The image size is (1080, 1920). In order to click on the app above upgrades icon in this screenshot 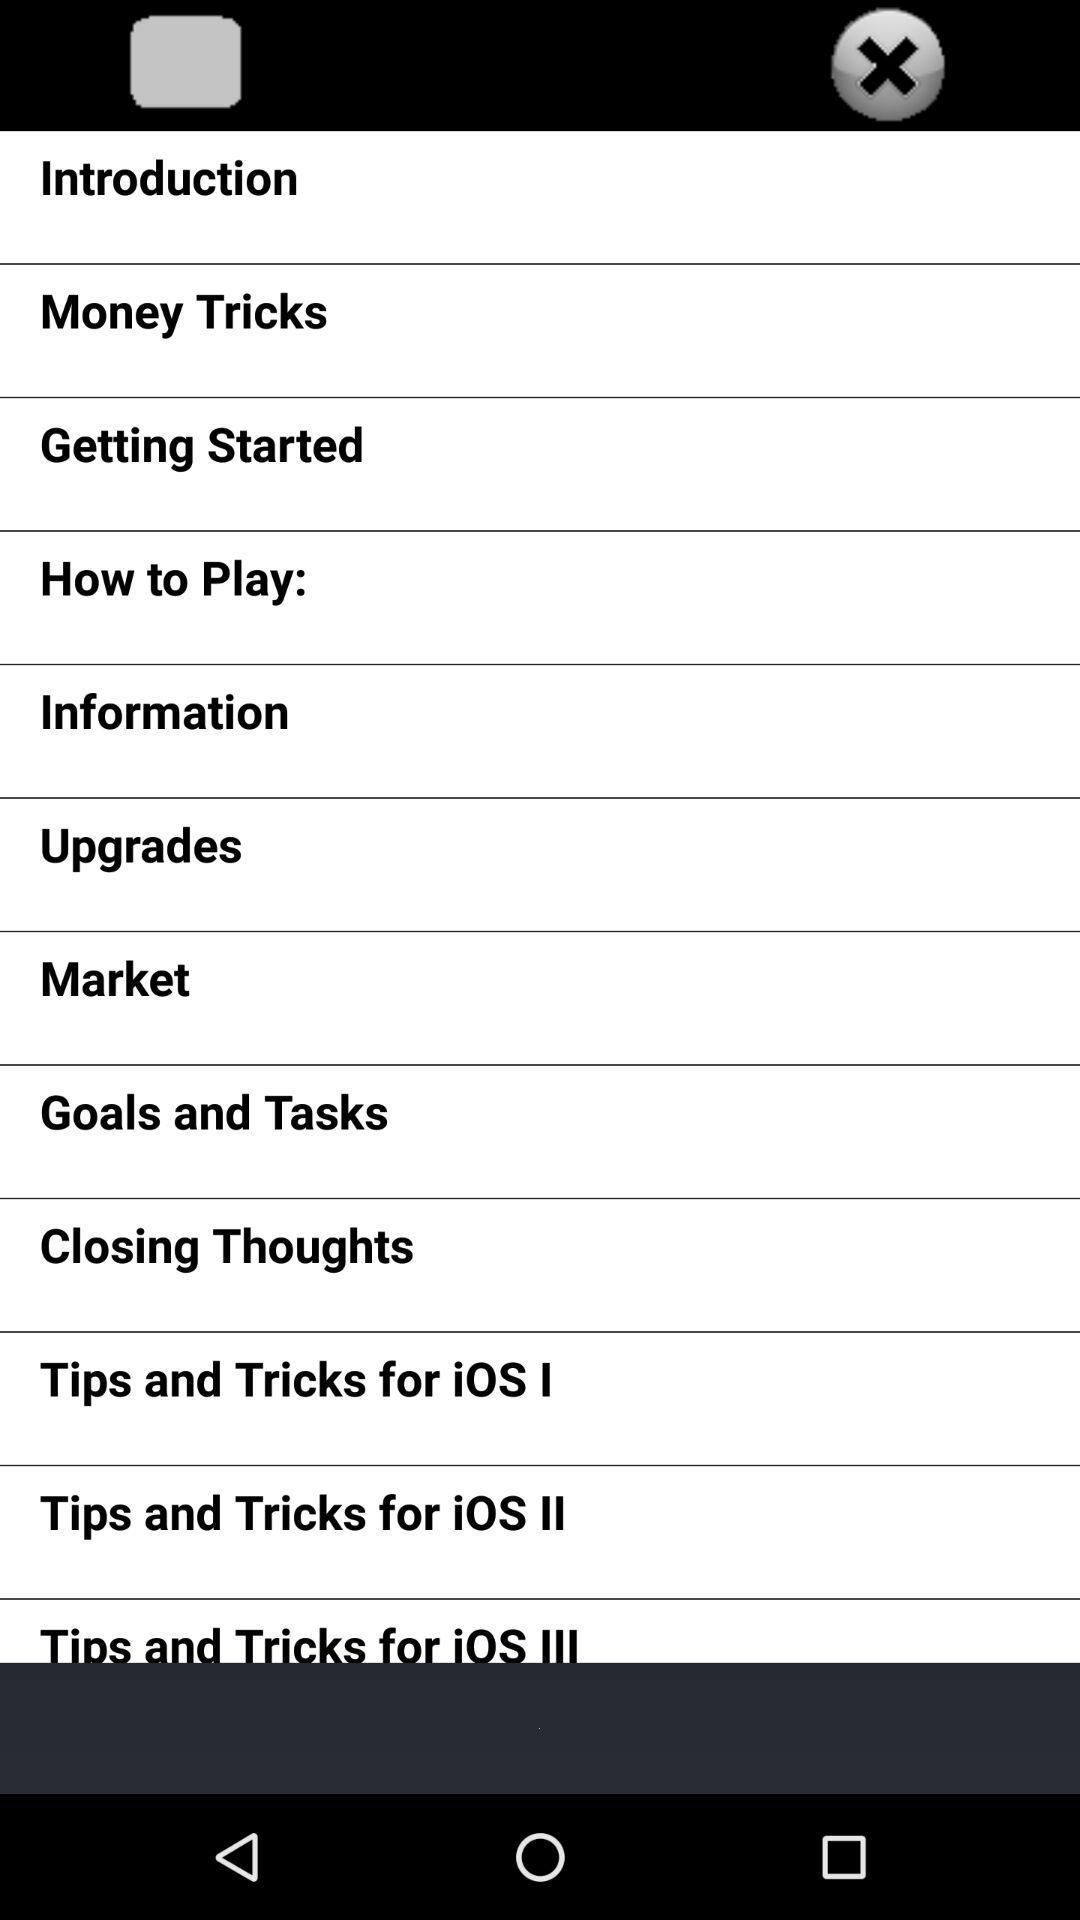, I will do `click(163, 718)`.